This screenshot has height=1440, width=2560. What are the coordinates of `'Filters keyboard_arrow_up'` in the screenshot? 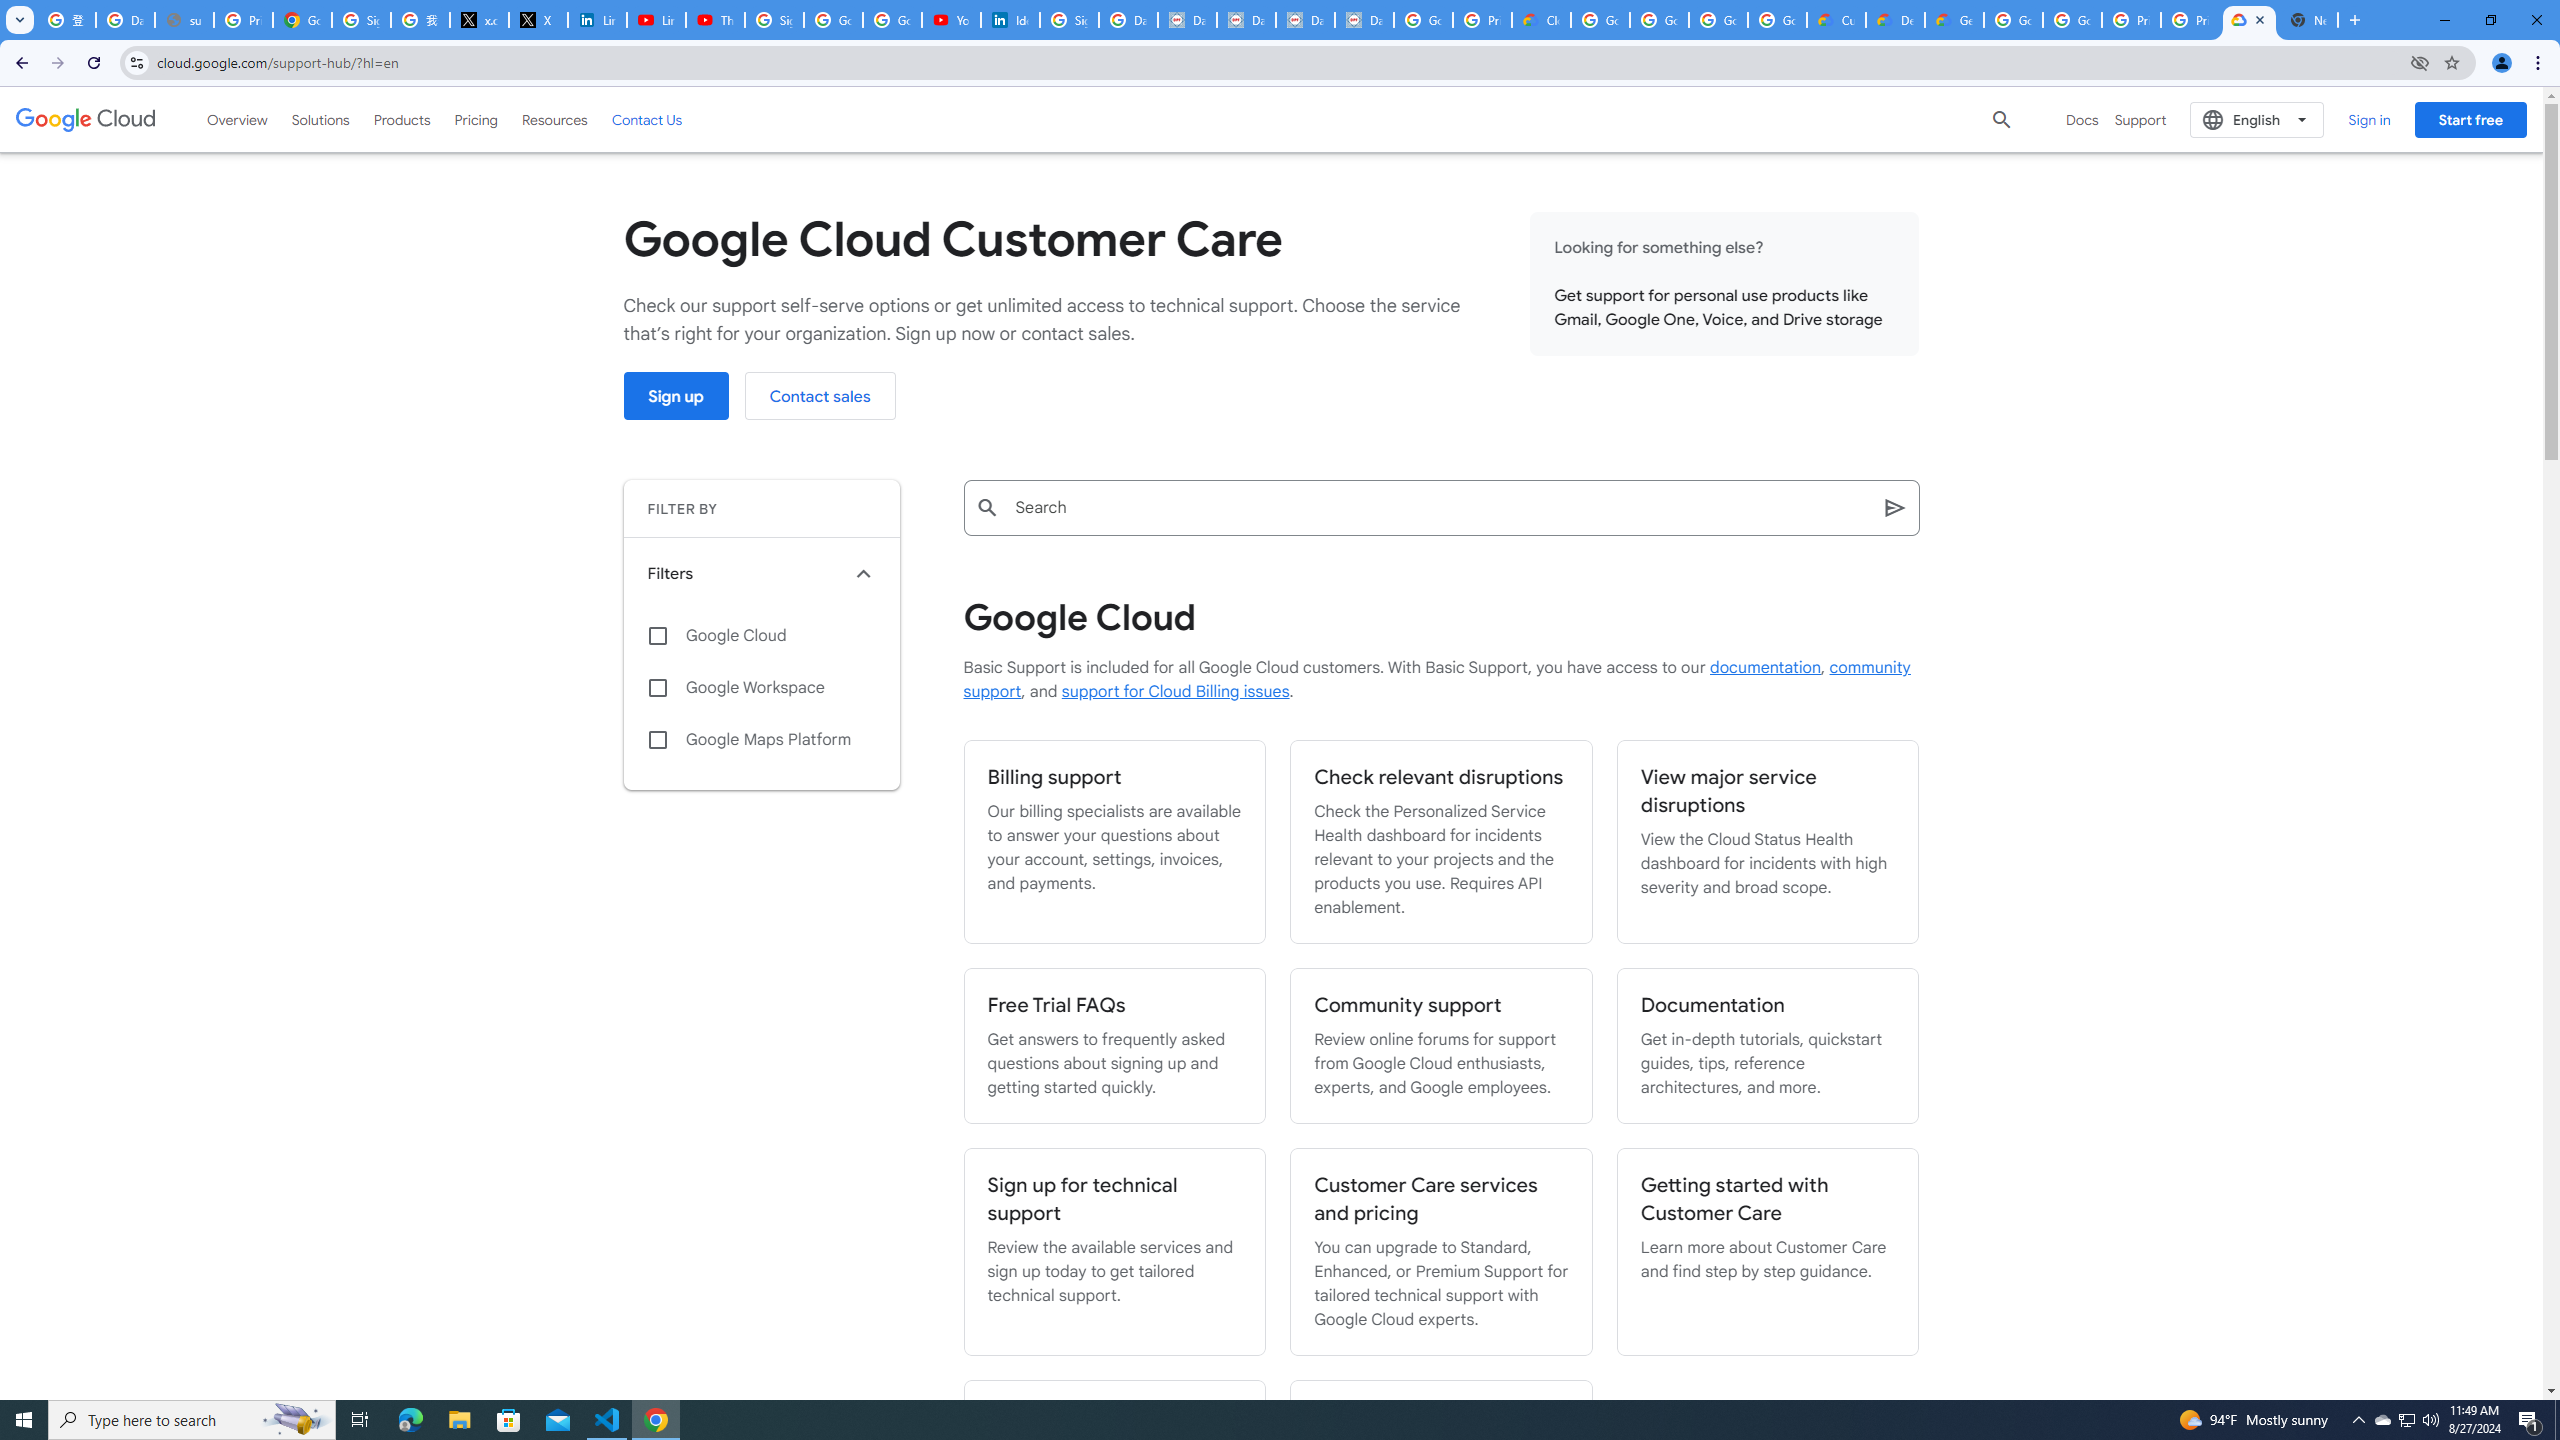 It's located at (761, 574).